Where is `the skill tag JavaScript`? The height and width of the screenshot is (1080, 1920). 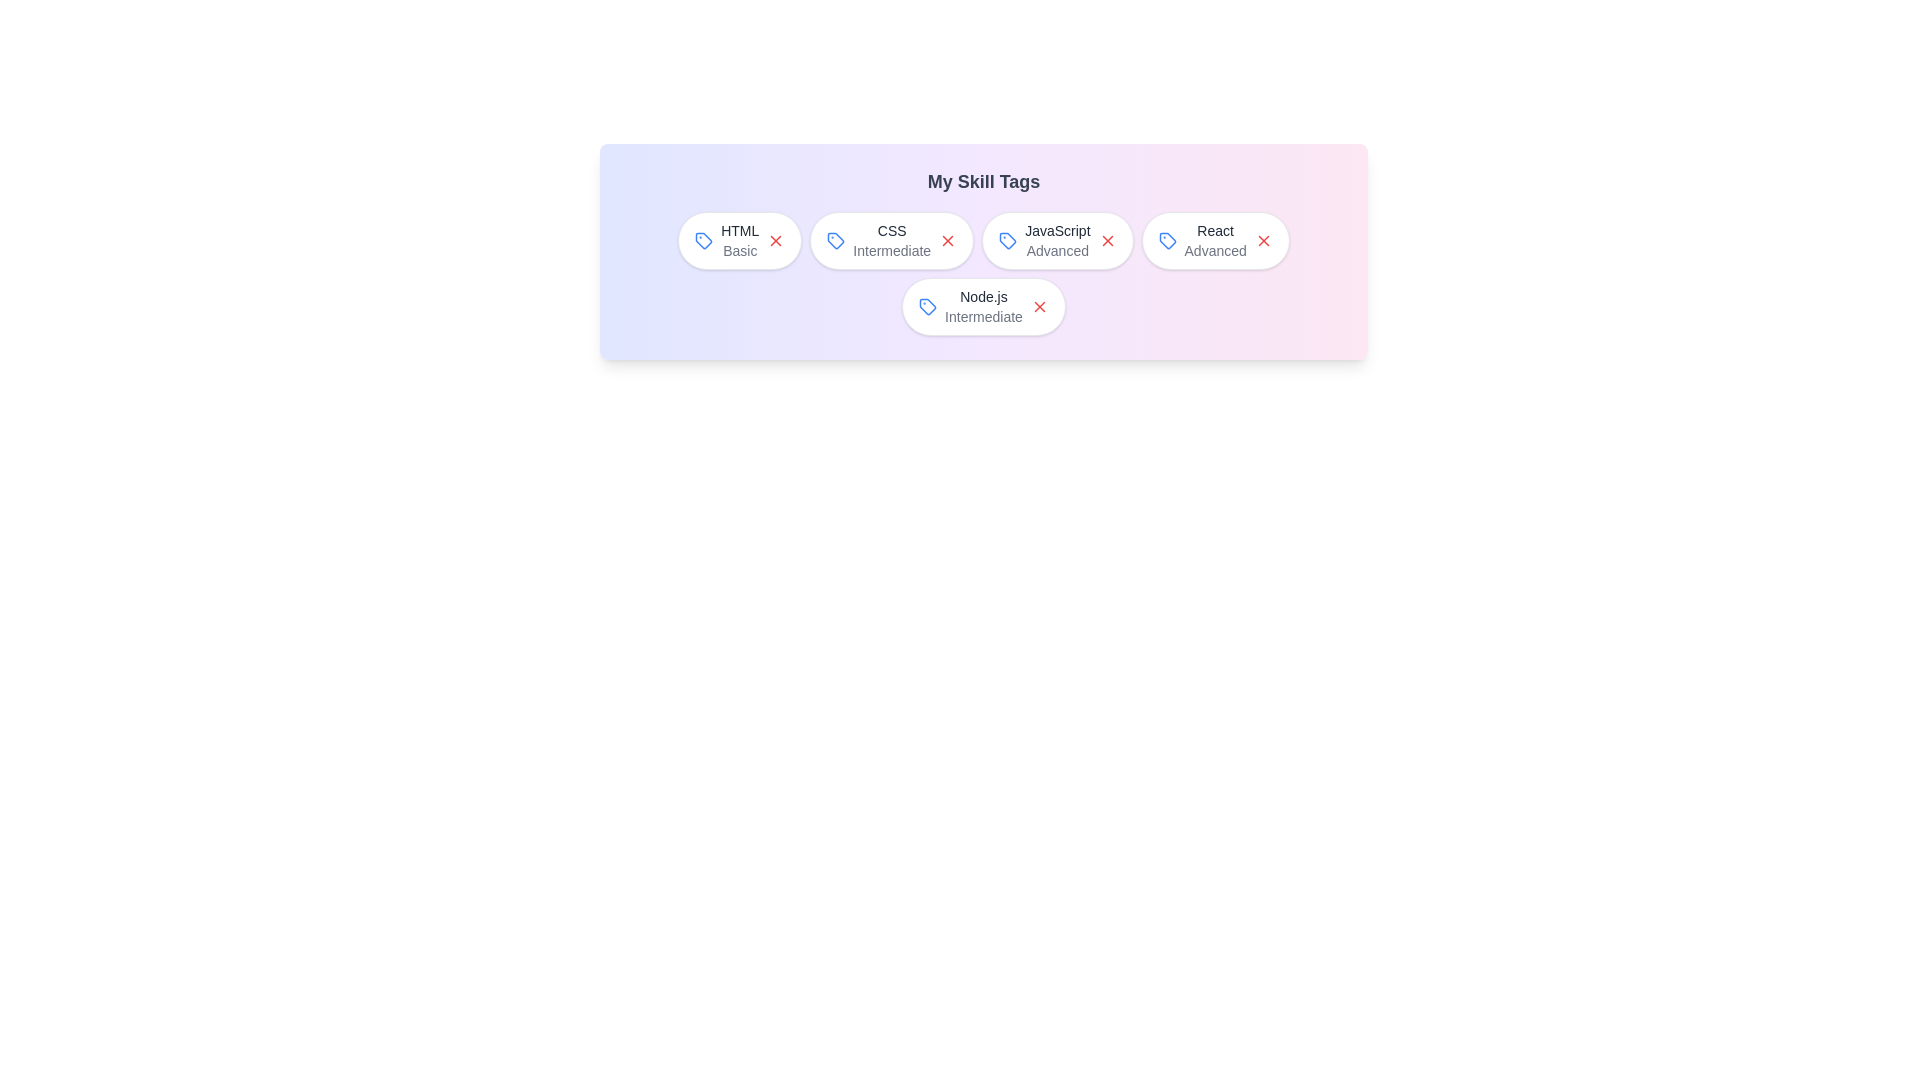
the skill tag JavaScript is located at coordinates (1056, 239).